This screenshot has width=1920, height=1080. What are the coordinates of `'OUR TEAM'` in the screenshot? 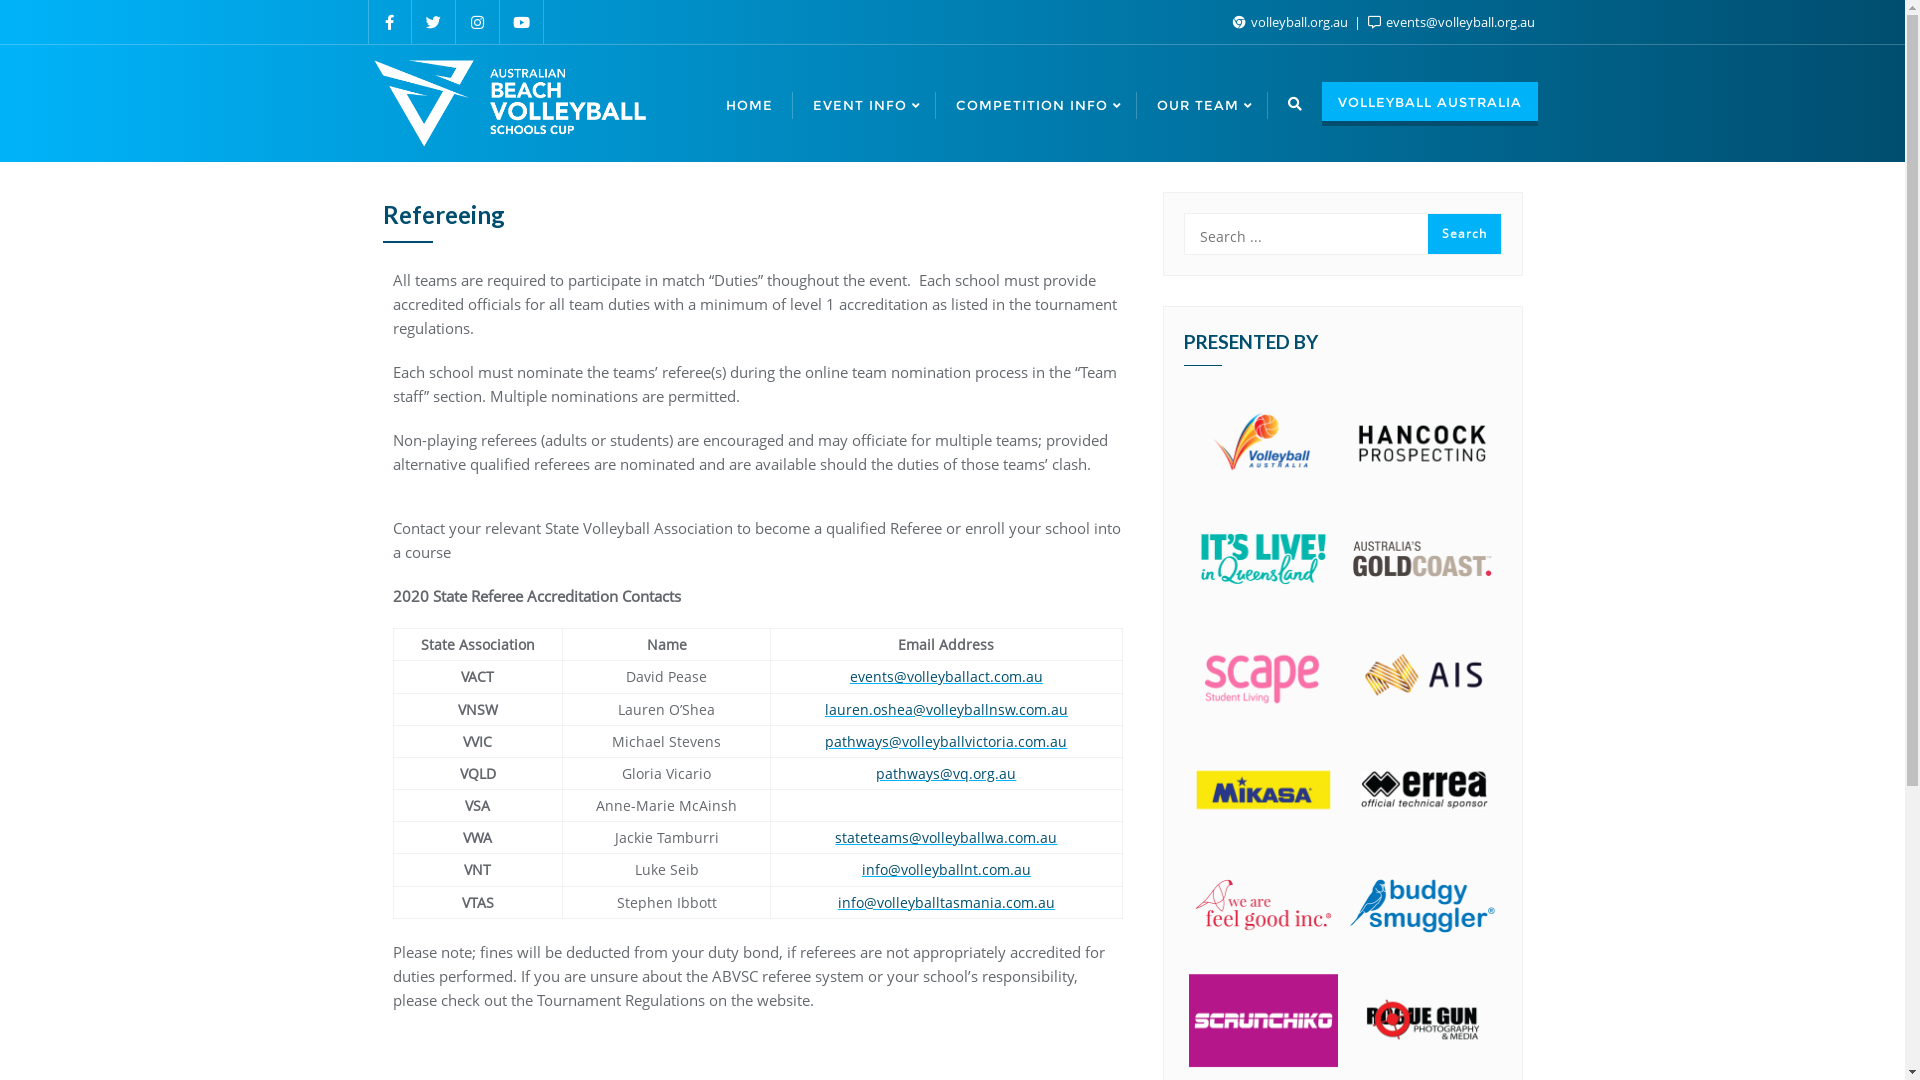 It's located at (1200, 103).